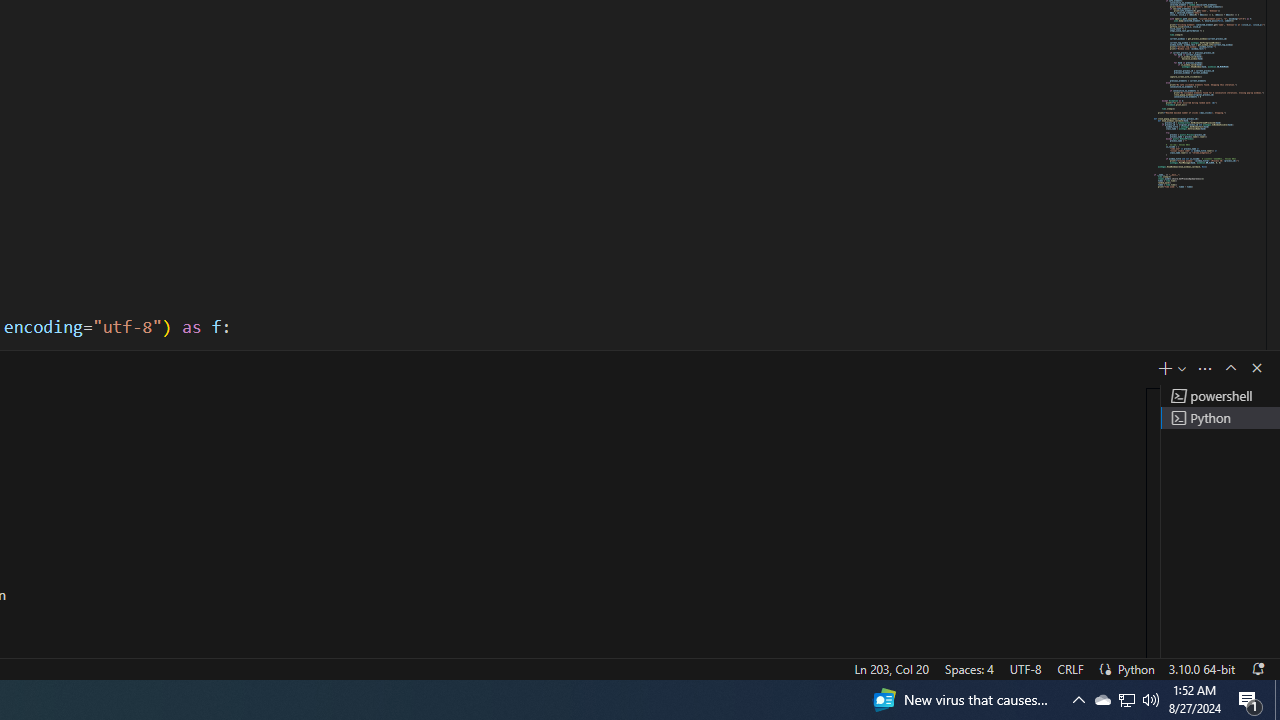 The height and width of the screenshot is (720, 1280). I want to click on 'Python', so click(1136, 668).